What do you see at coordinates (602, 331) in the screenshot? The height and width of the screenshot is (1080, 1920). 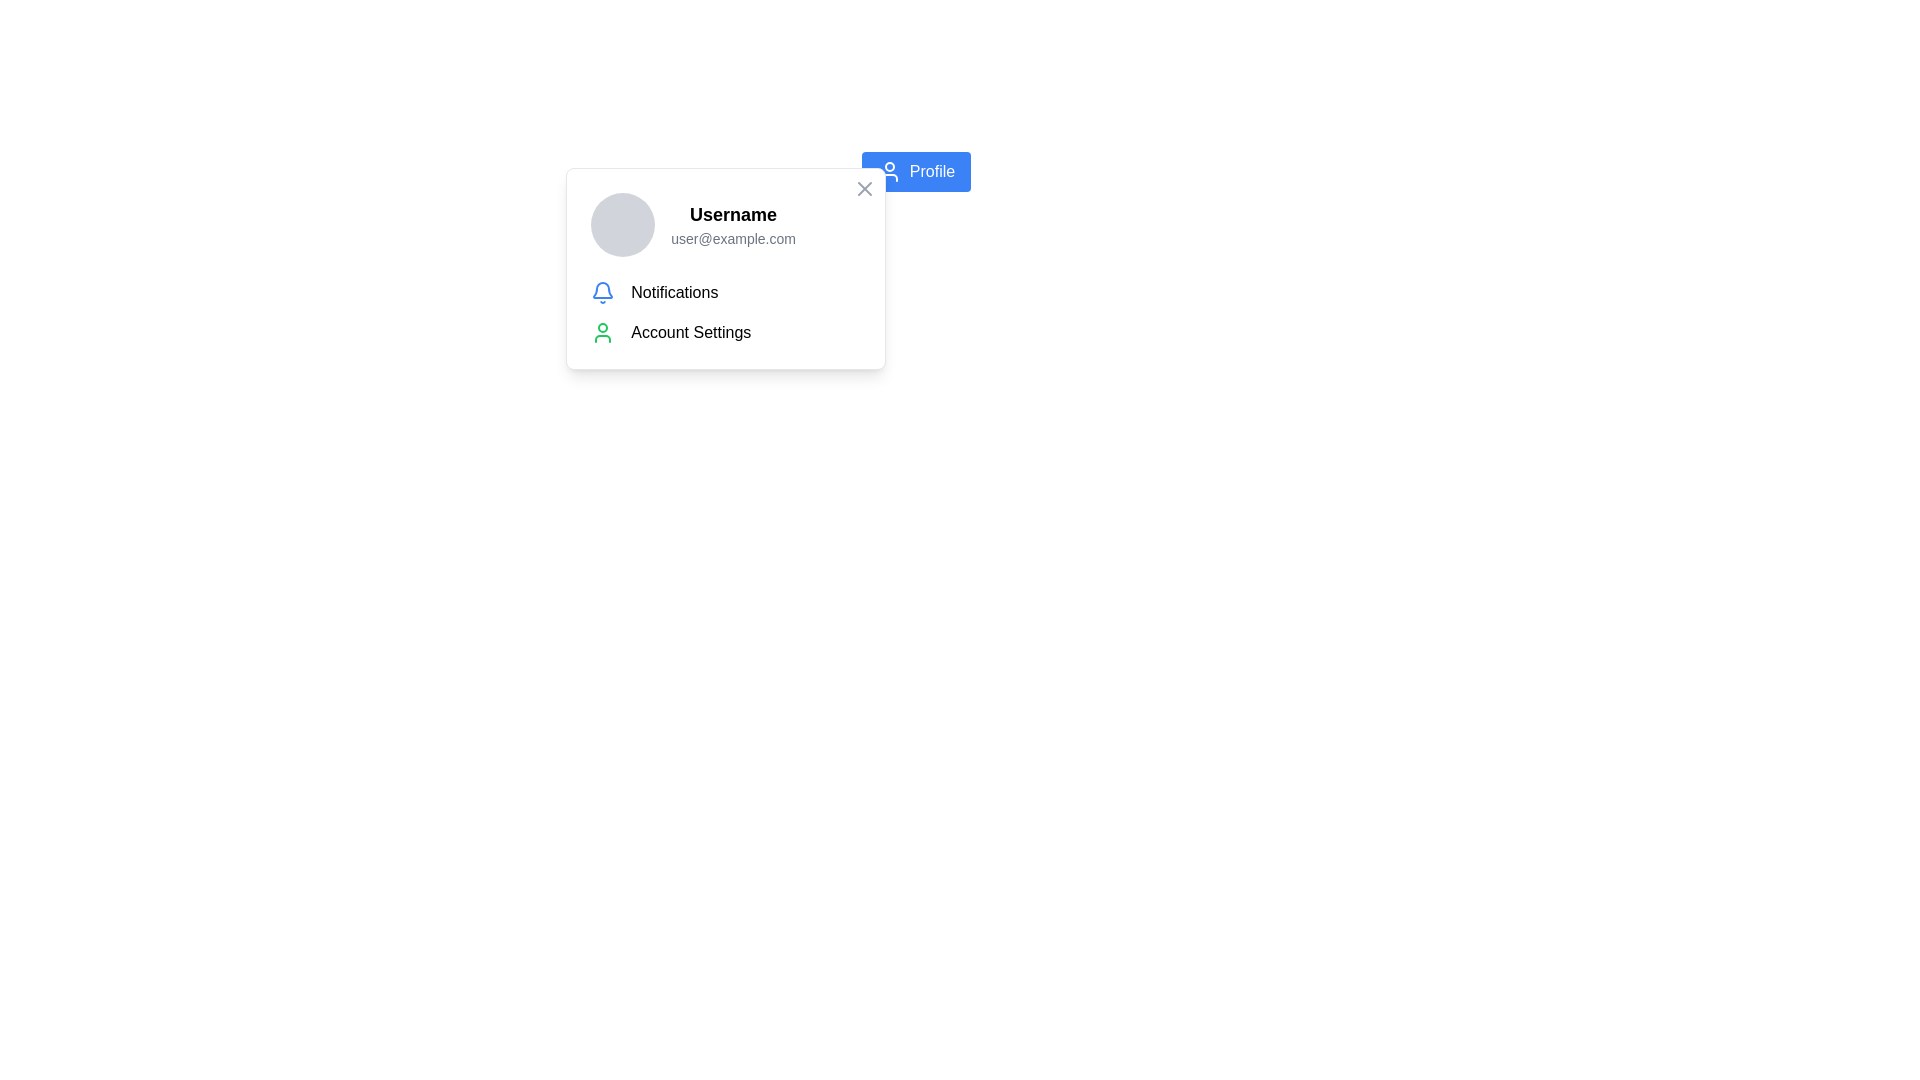 I see `the user silhouette icon, which is visually distinct in green and located to the left of the 'Account Settings' label in the dropdown menu` at bounding box center [602, 331].